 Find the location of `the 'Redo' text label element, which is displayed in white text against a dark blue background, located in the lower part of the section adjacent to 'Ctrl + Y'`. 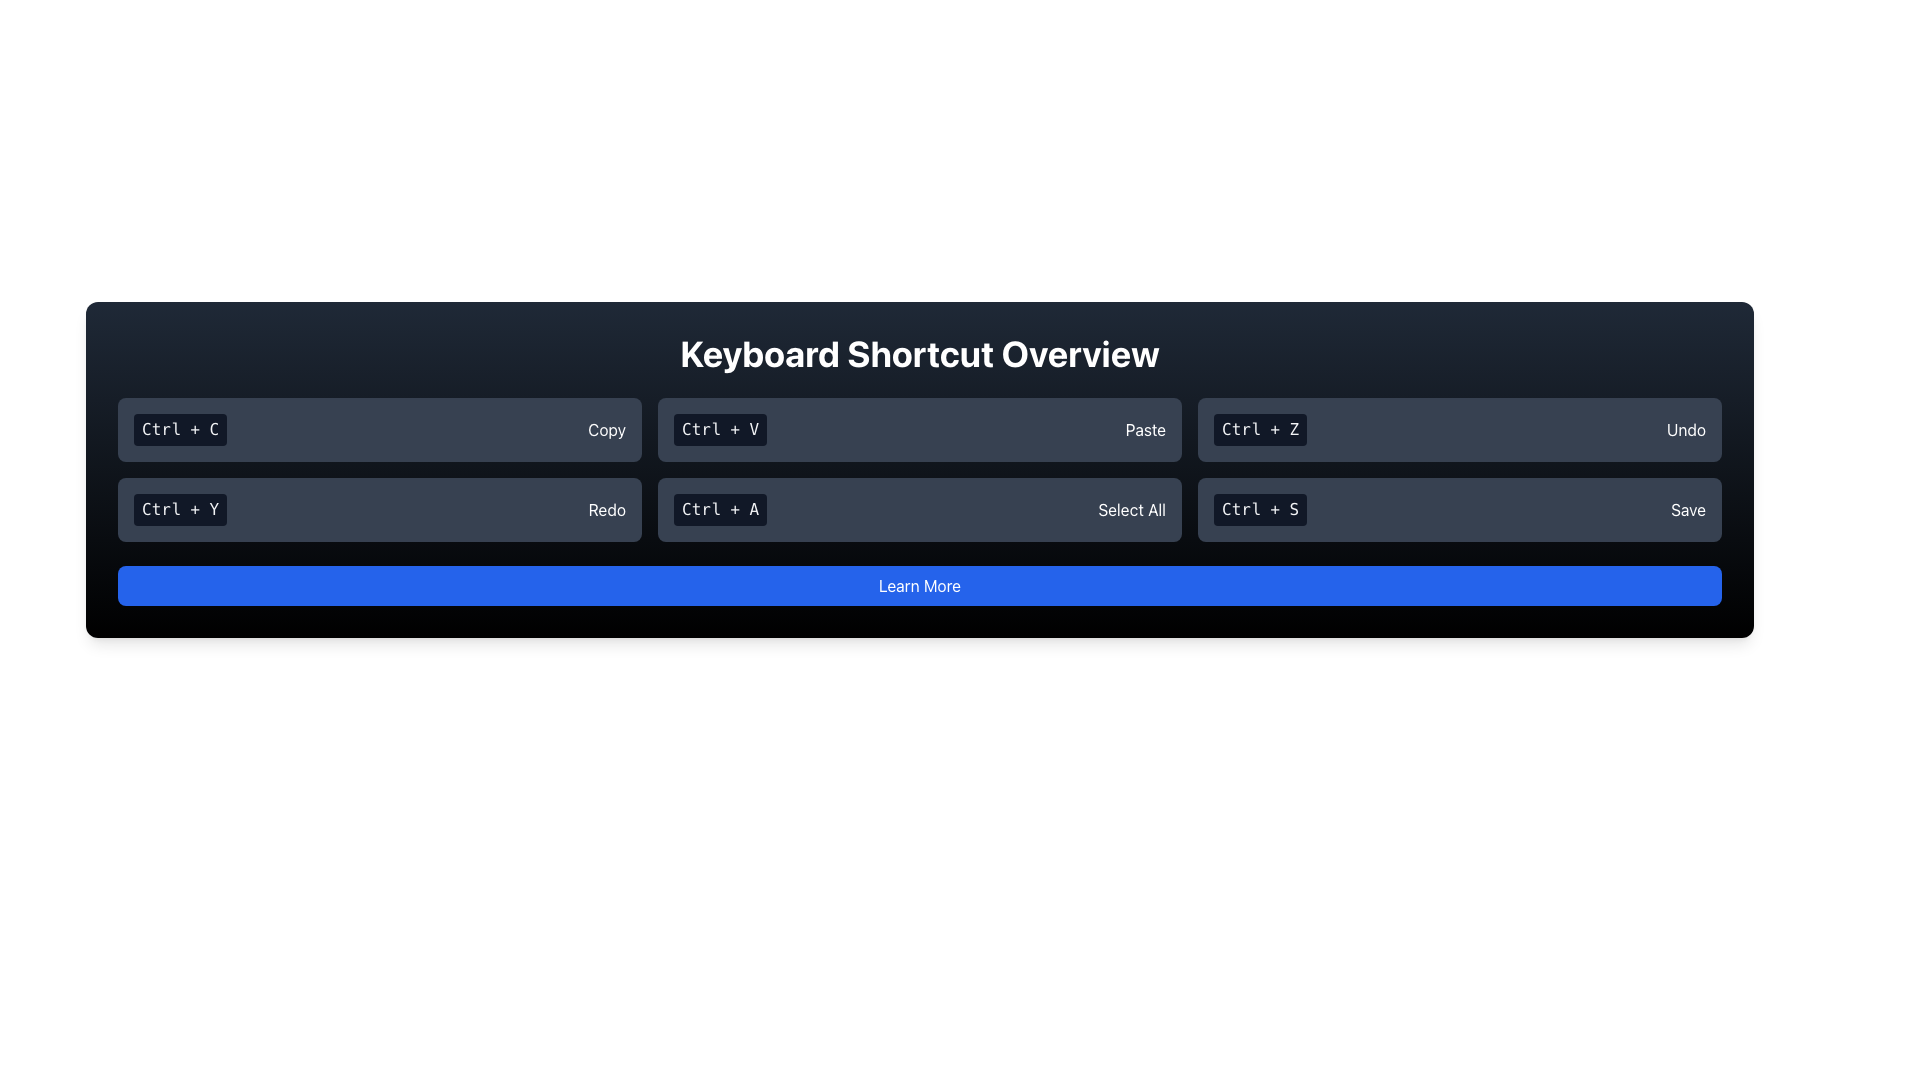

the 'Redo' text label element, which is displayed in white text against a dark blue background, located in the lower part of the section adjacent to 'Ctrl + Y' is located at coordinates (606, 508).